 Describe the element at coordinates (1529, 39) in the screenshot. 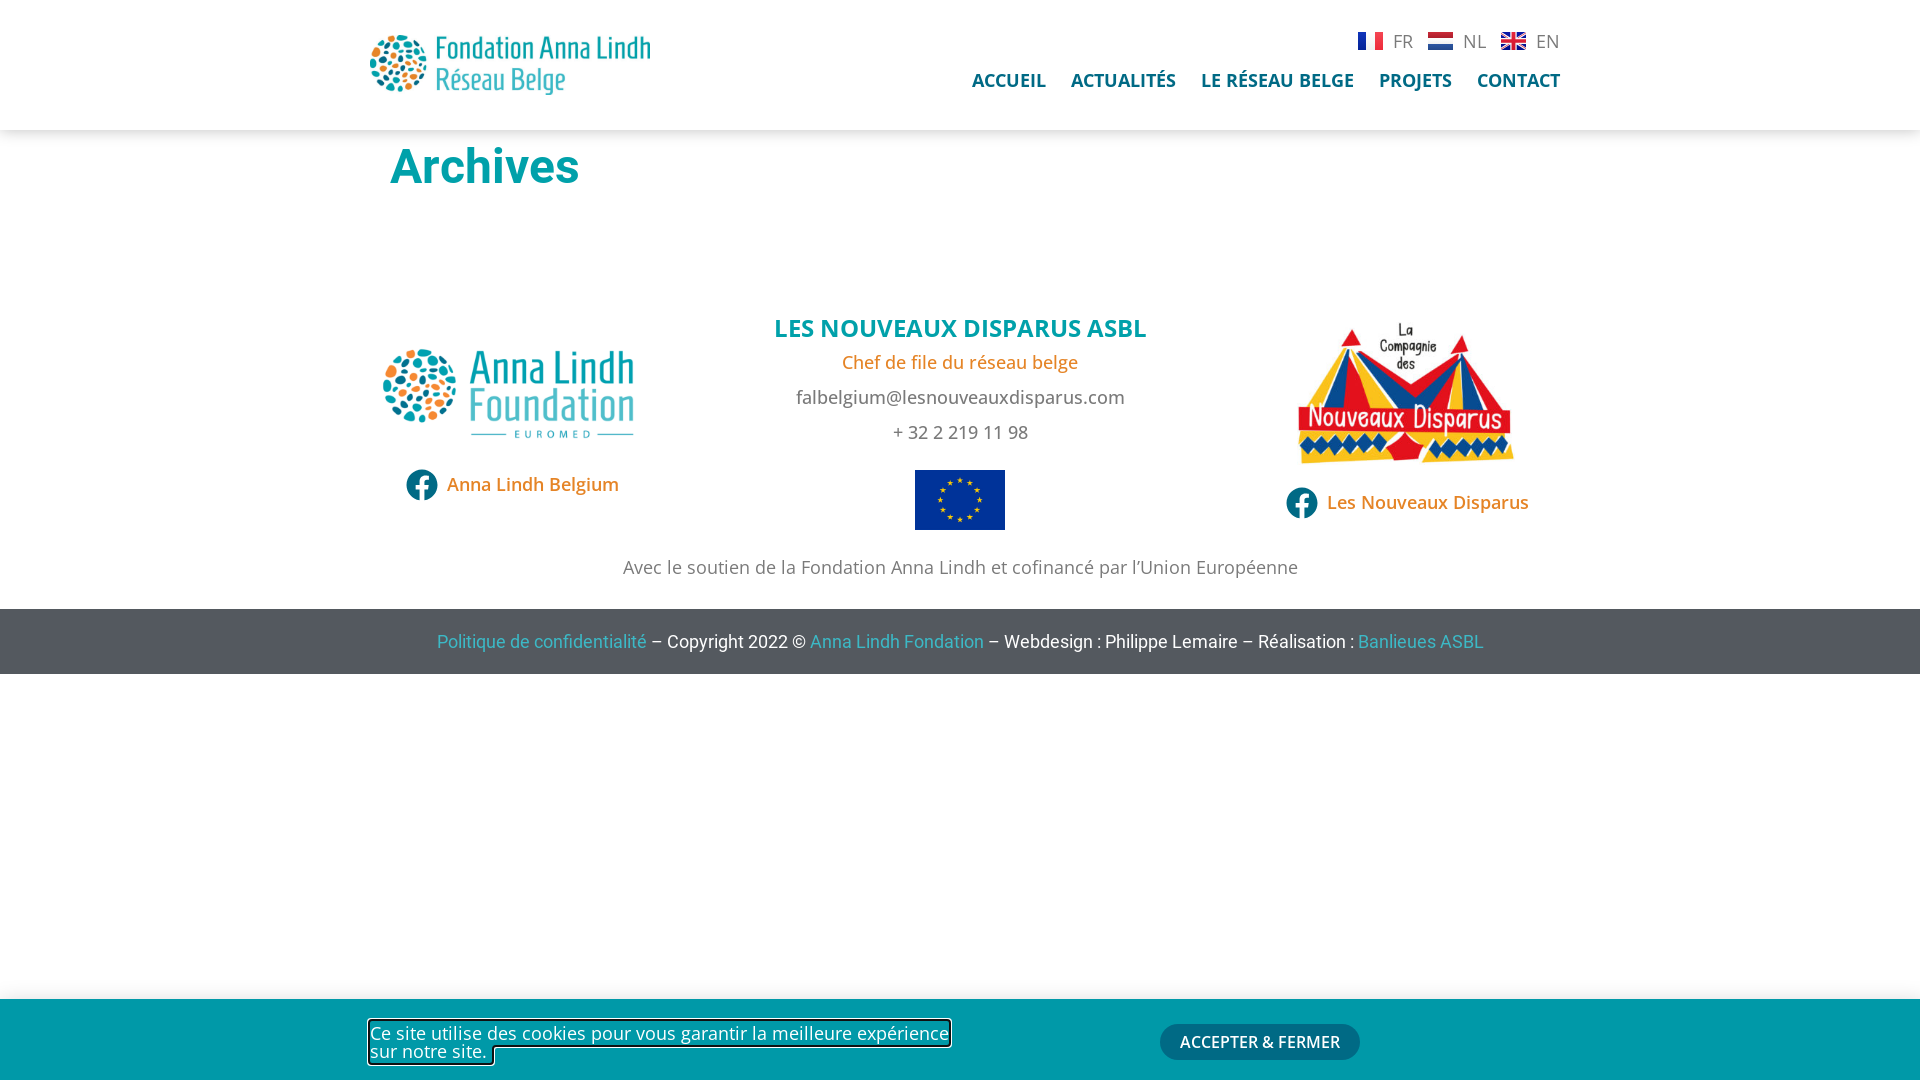

I see `'EN'` at that location.